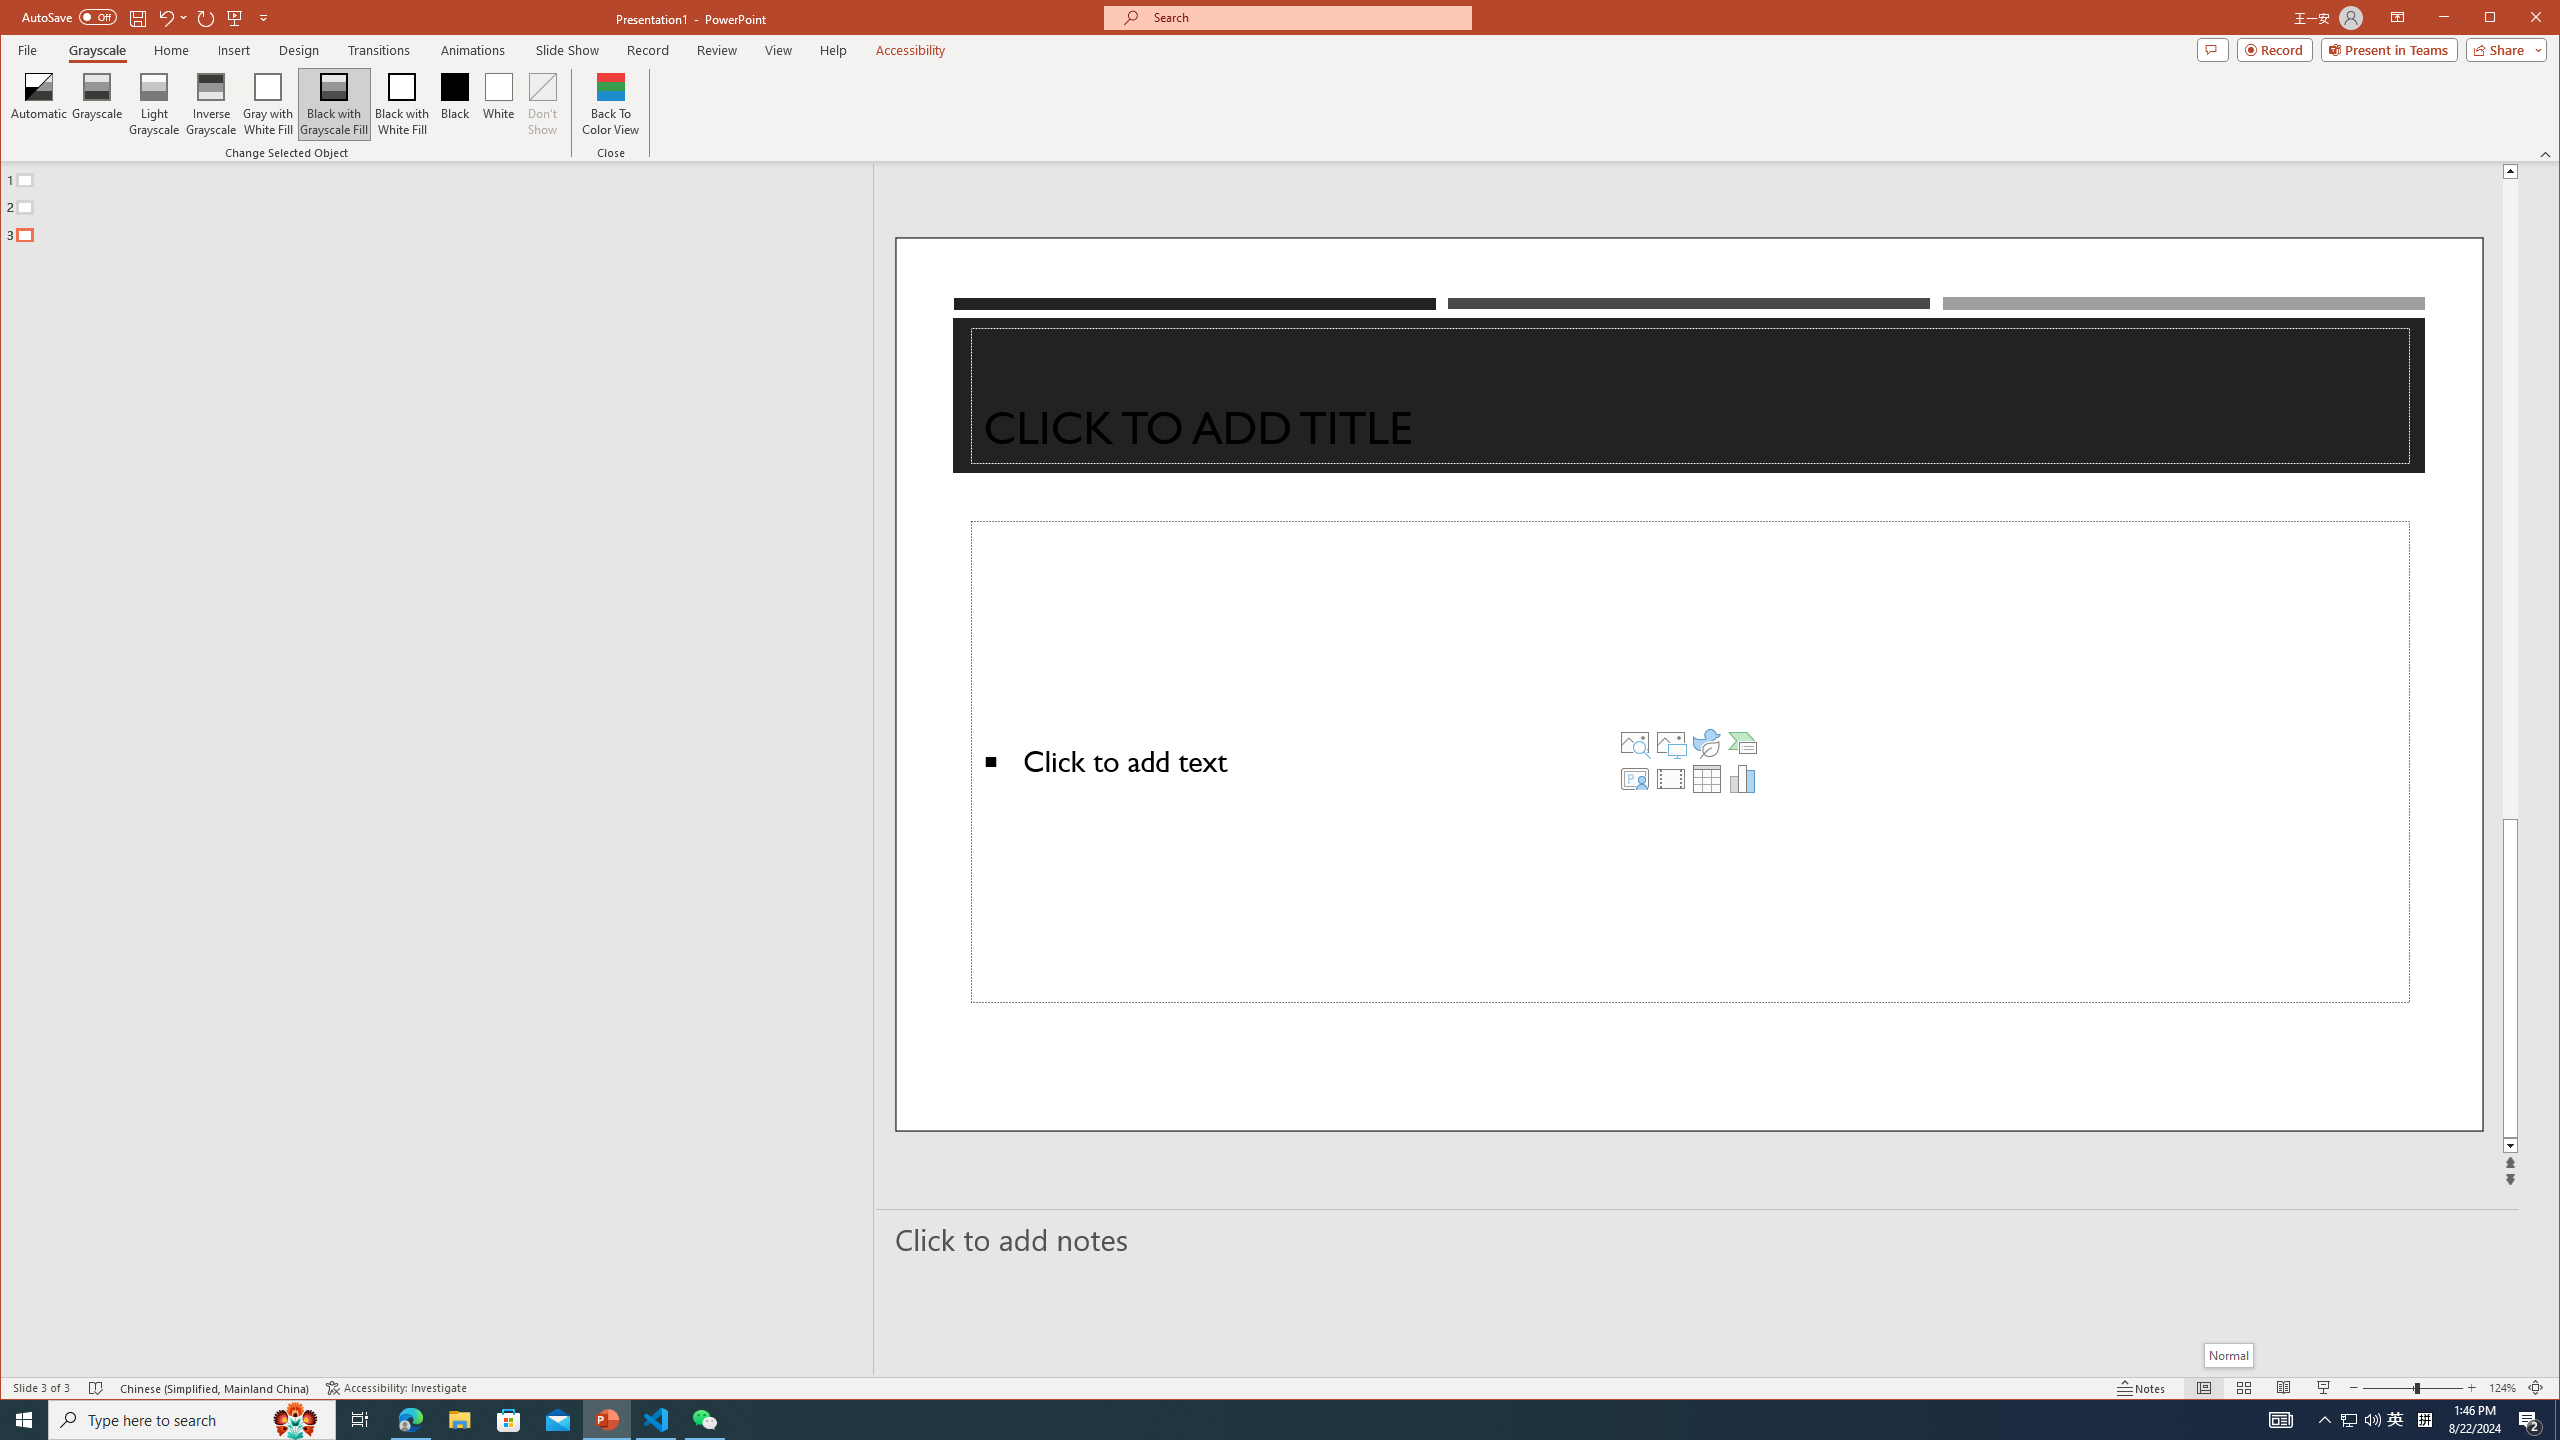  What do you see at coordinates (97, 103) in the screenshot?
I see `'Grayscale'` at bounding box center [97, 103].